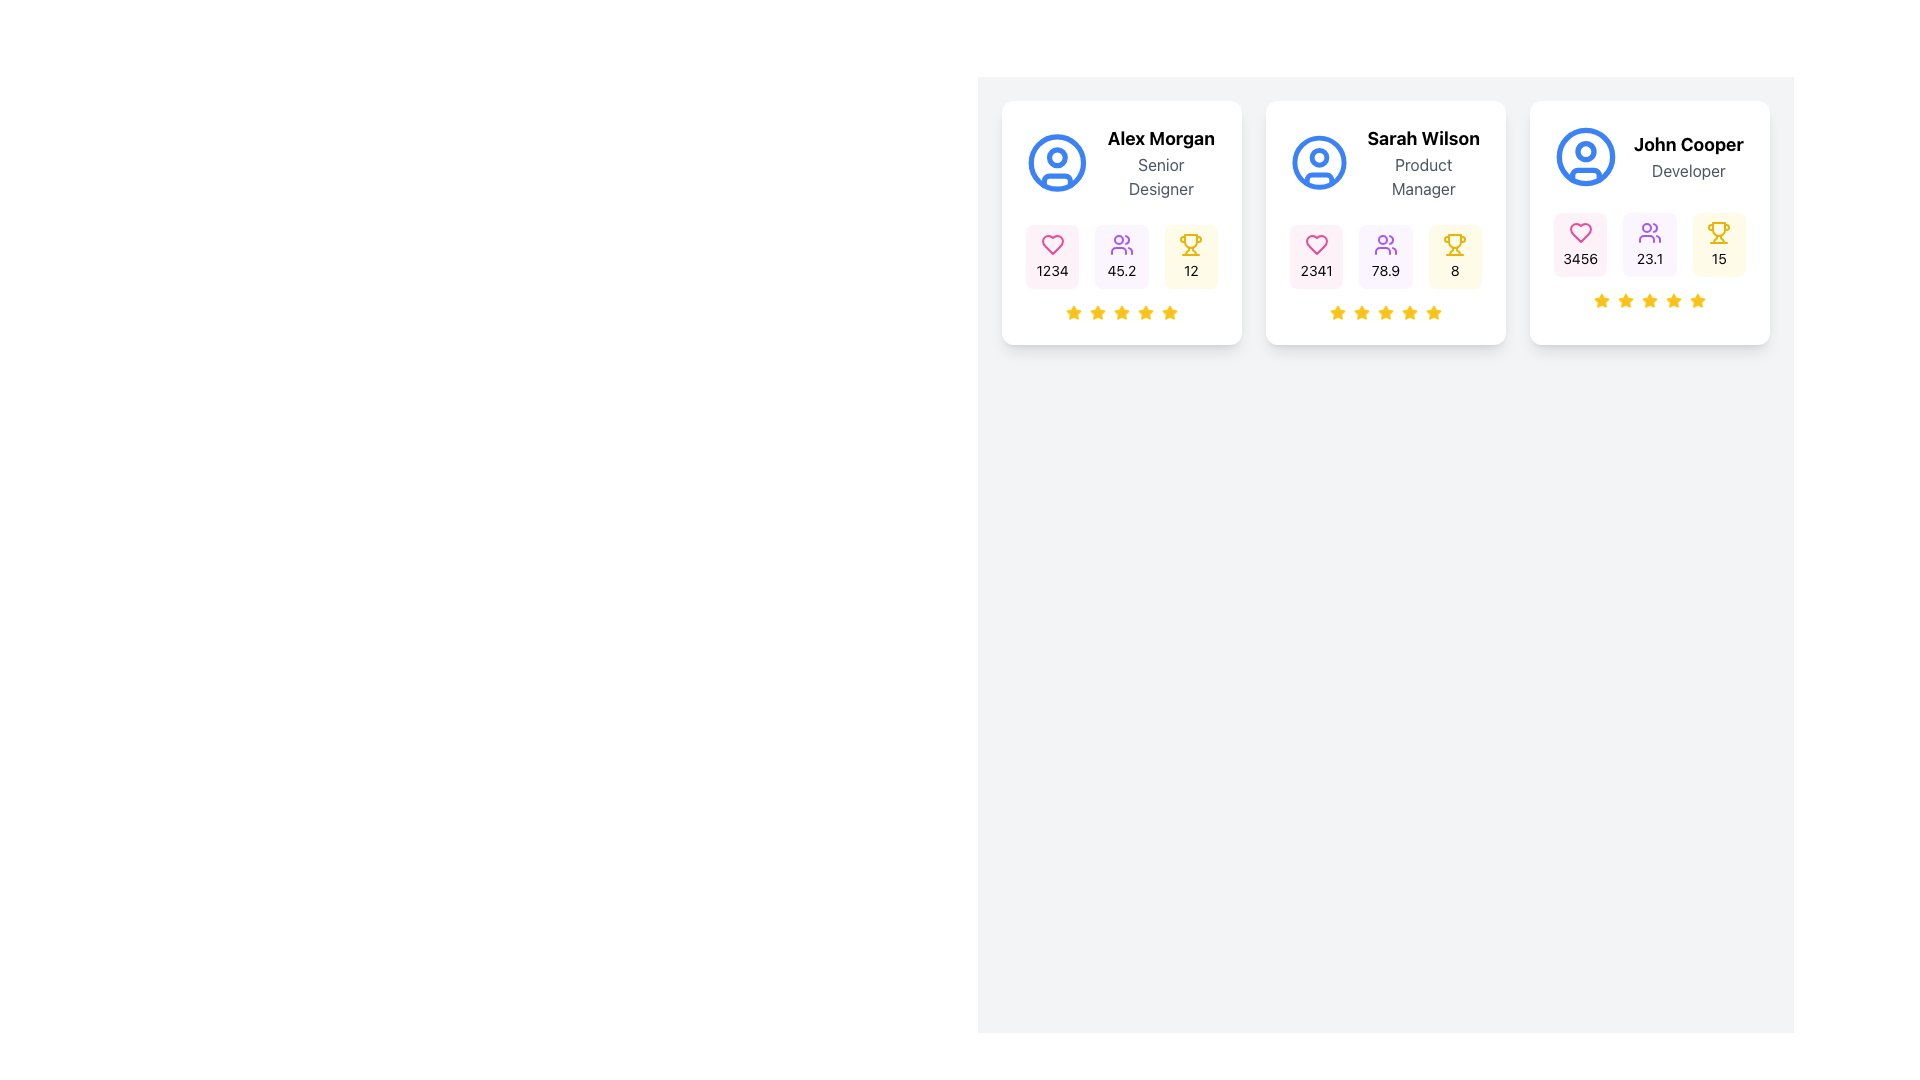 The width and height of the screenshot is (1920, 1080). I want to click on the informational display with a pink background, heart-shaped icon, and the number '2341' centered below the icon, located in the second card of three visible cards, so click(1316, 256).